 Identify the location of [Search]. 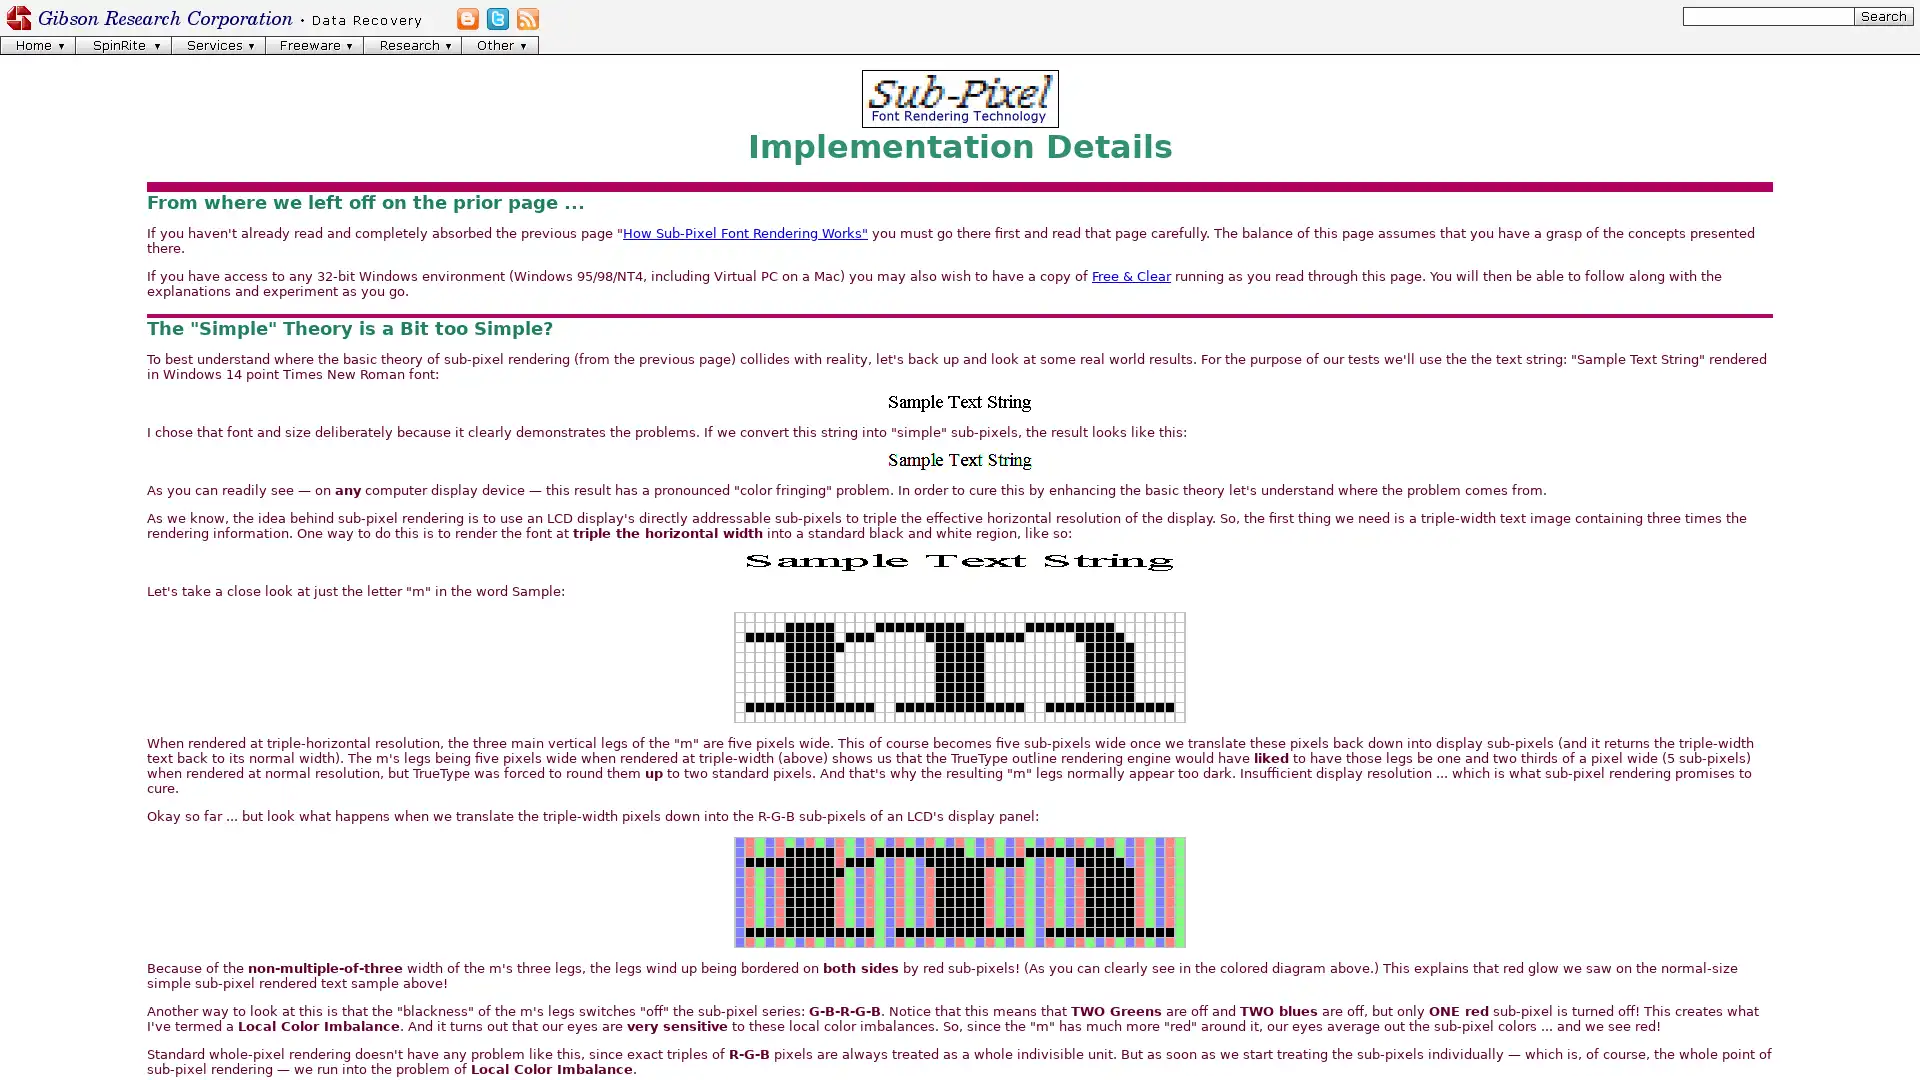
(1882, 16).